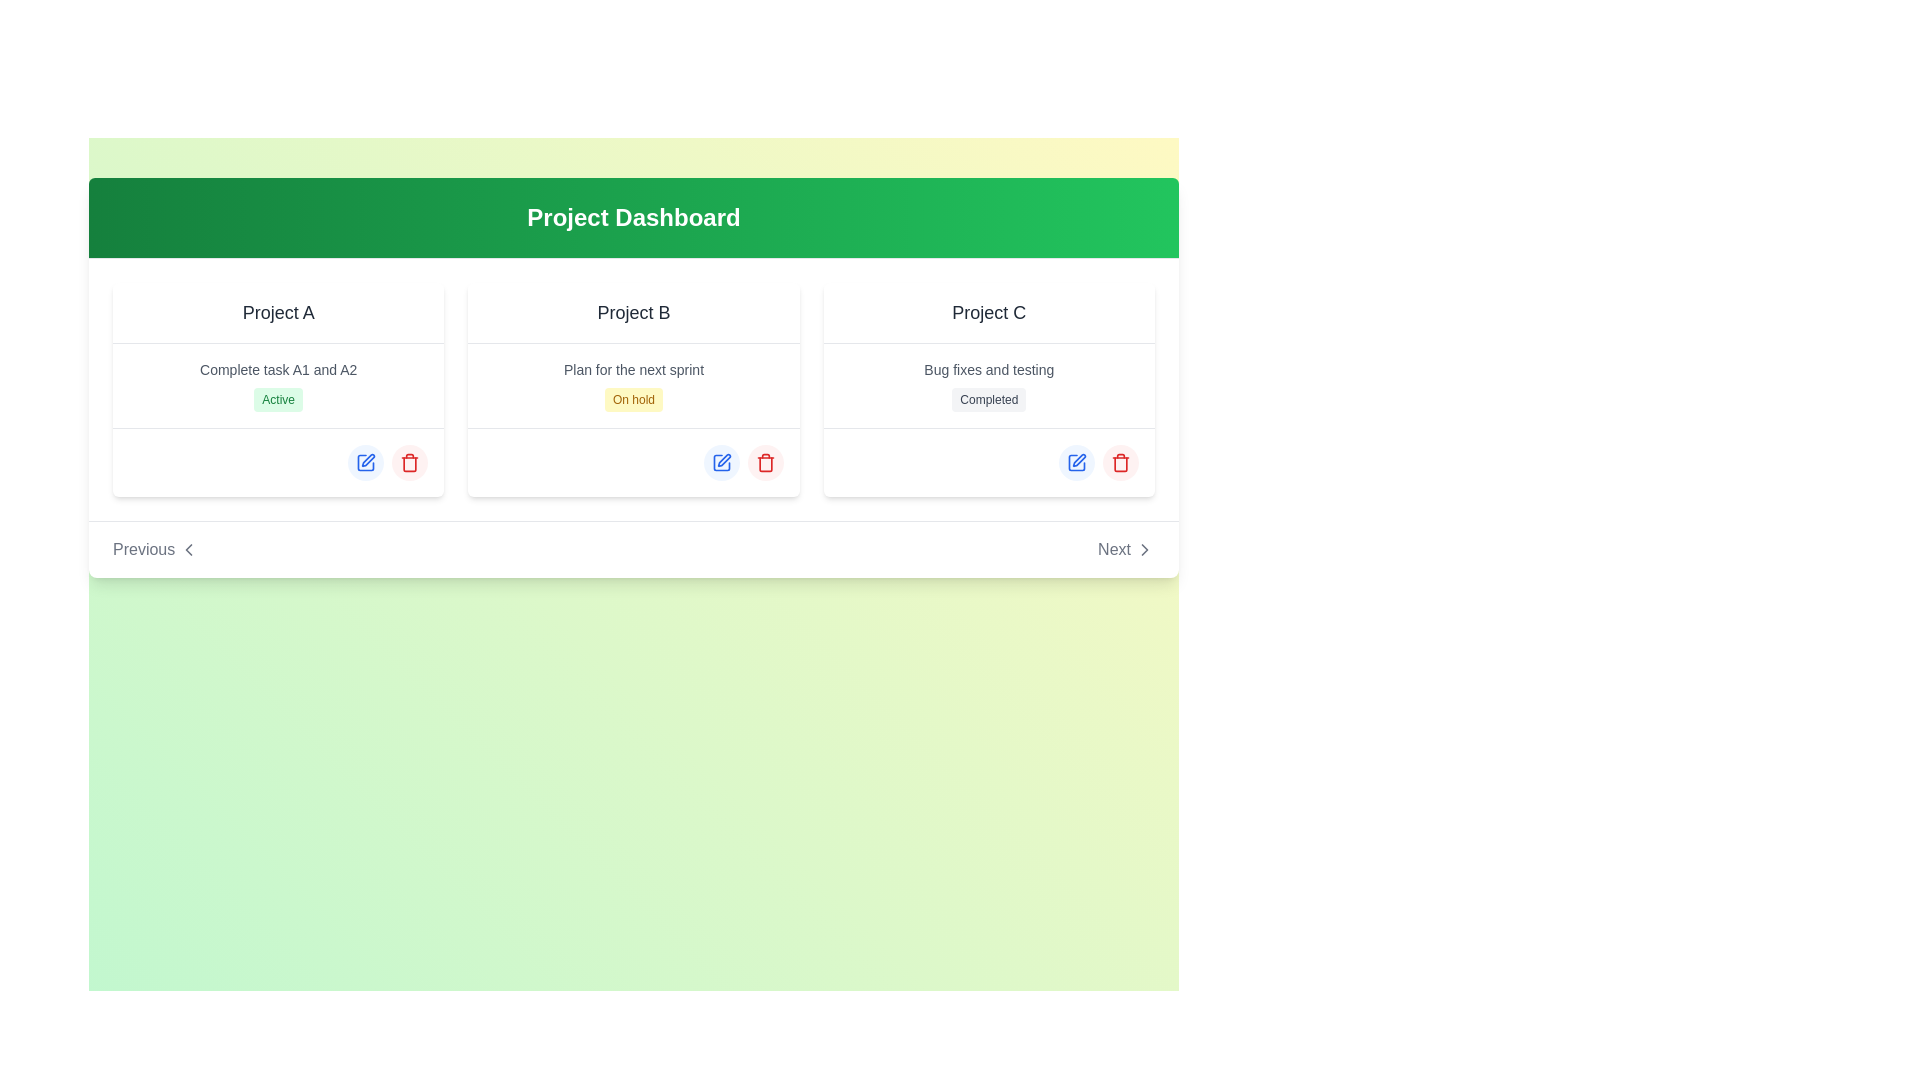 This screenshot has width=1920, height=1080. Describe the element at coordinates (720, 462) in the screenshot. I see `the edit button located in the bottom-right corner of the 'Project B' card section` at that location.